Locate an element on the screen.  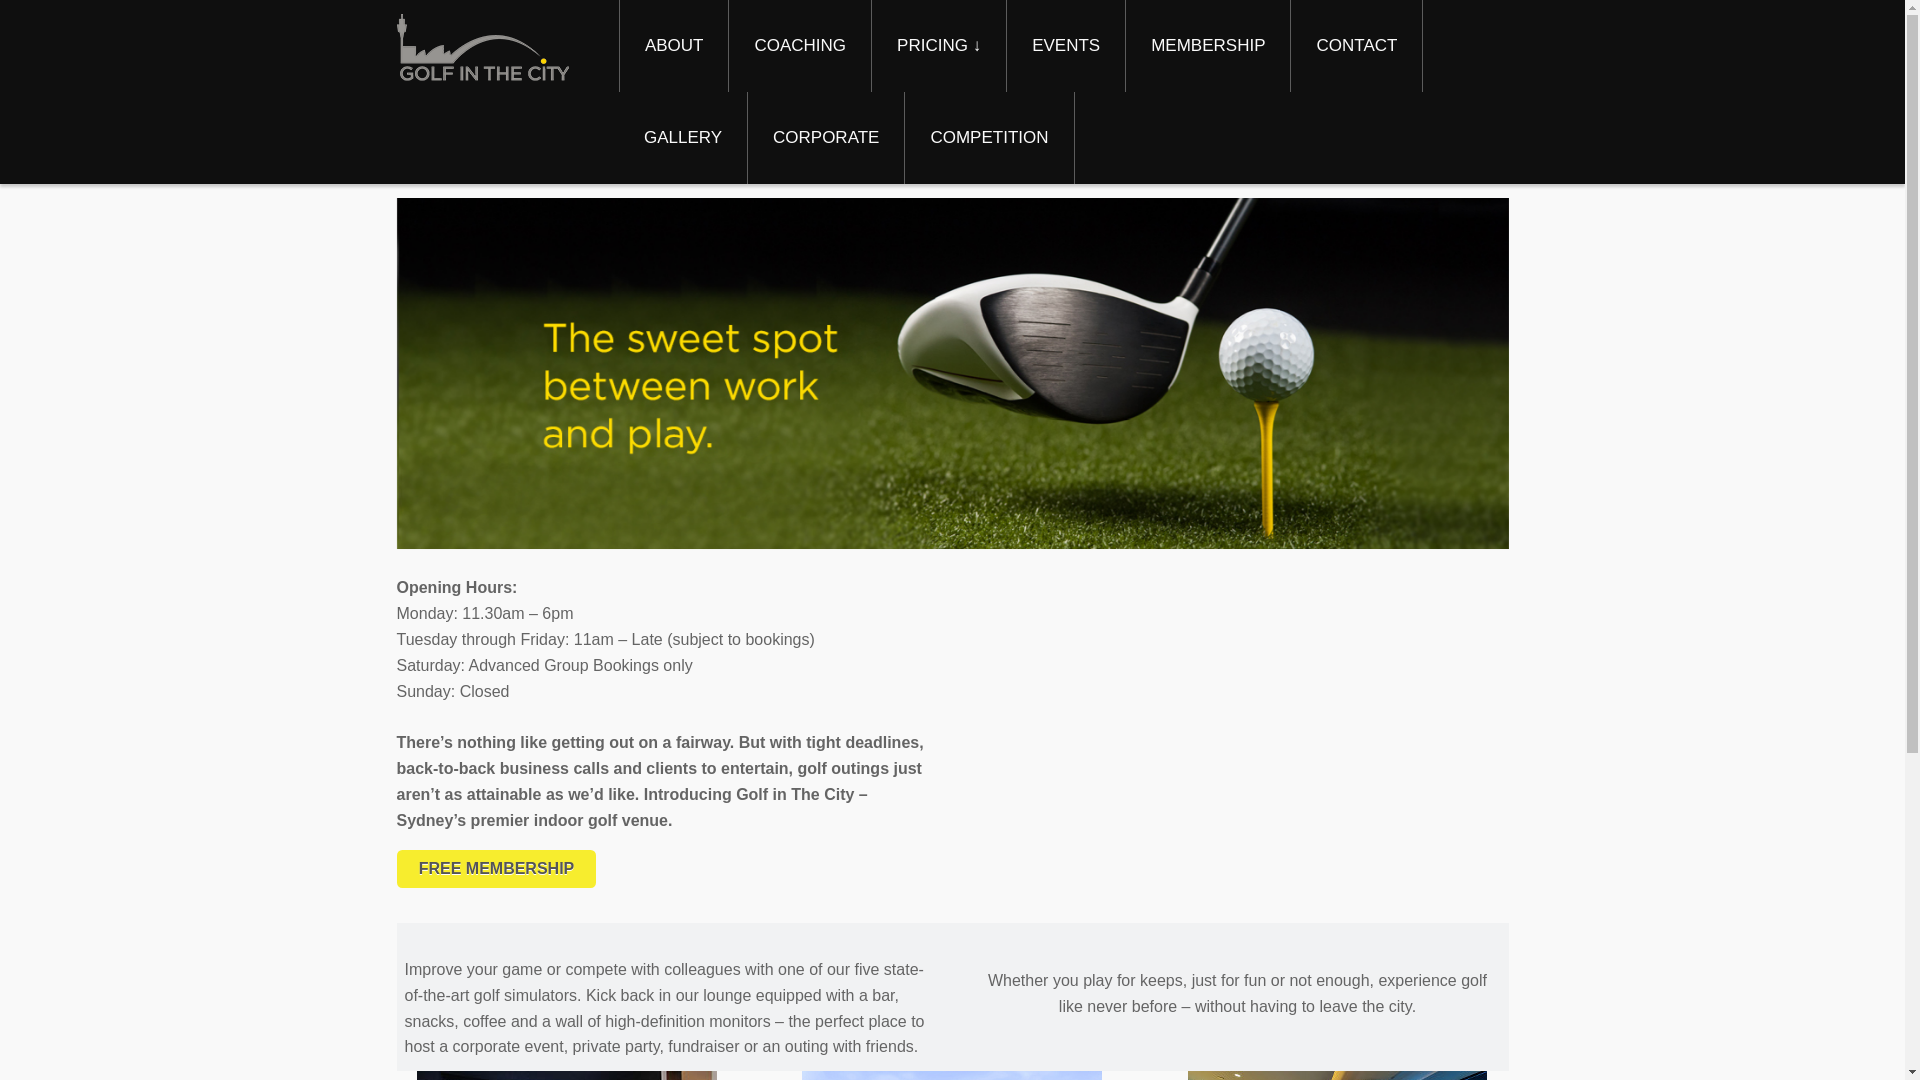
'GALLERY' is located at coordinates (682, 137).